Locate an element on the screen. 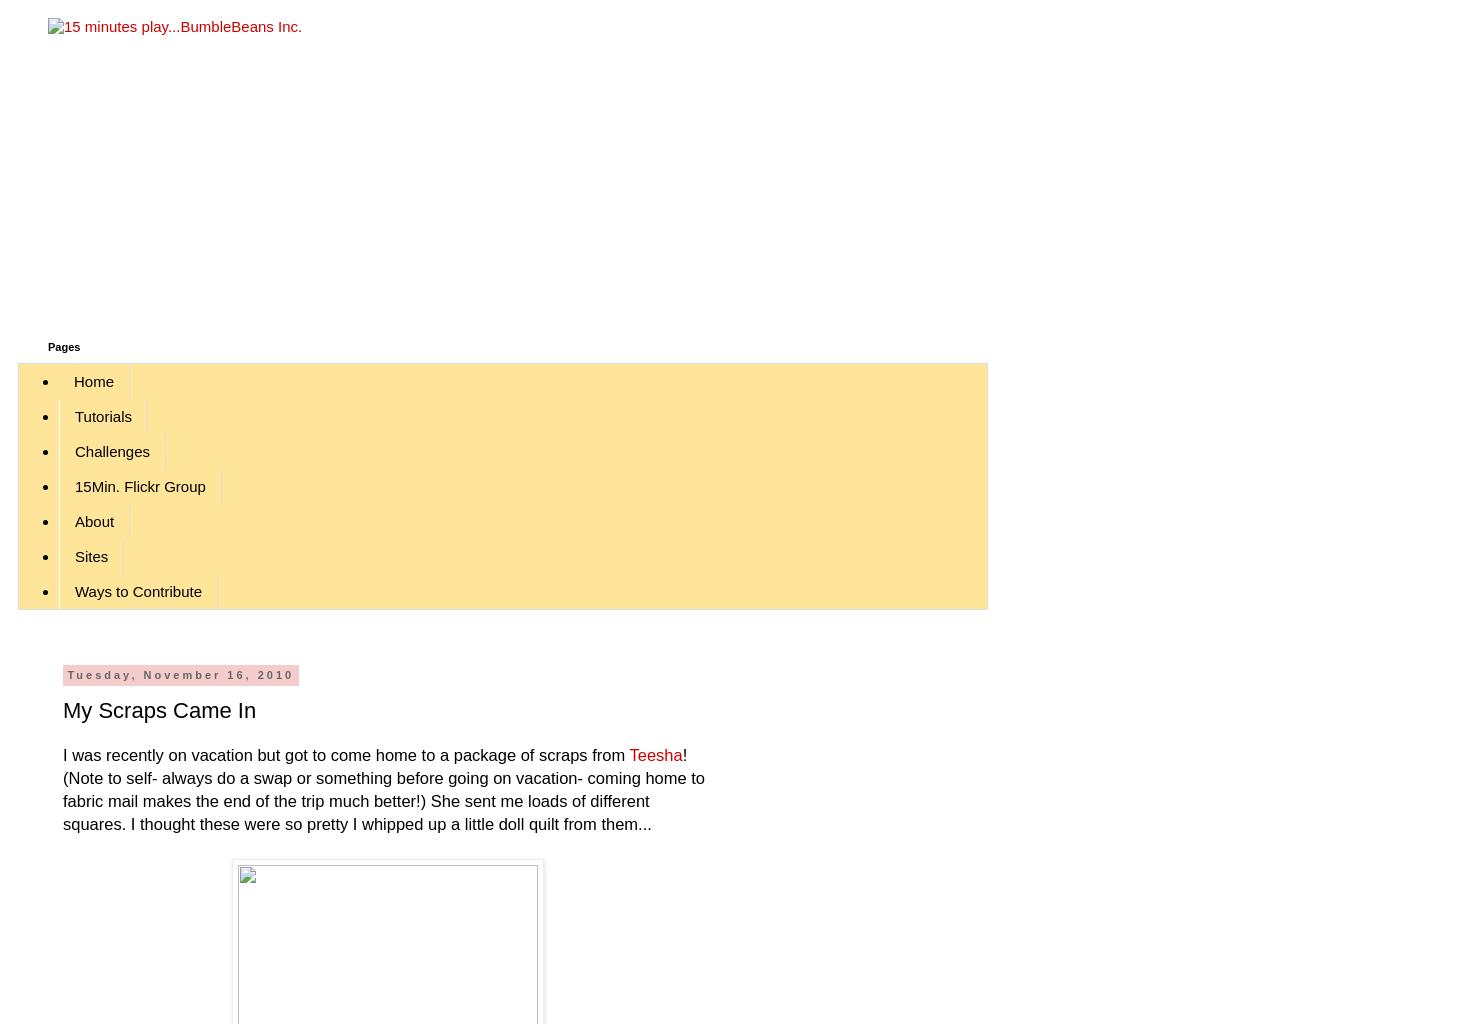 Image resolution: width=1458 pixels, height=1024 pixels. 'Pages' is located at coordinates (63, 347).